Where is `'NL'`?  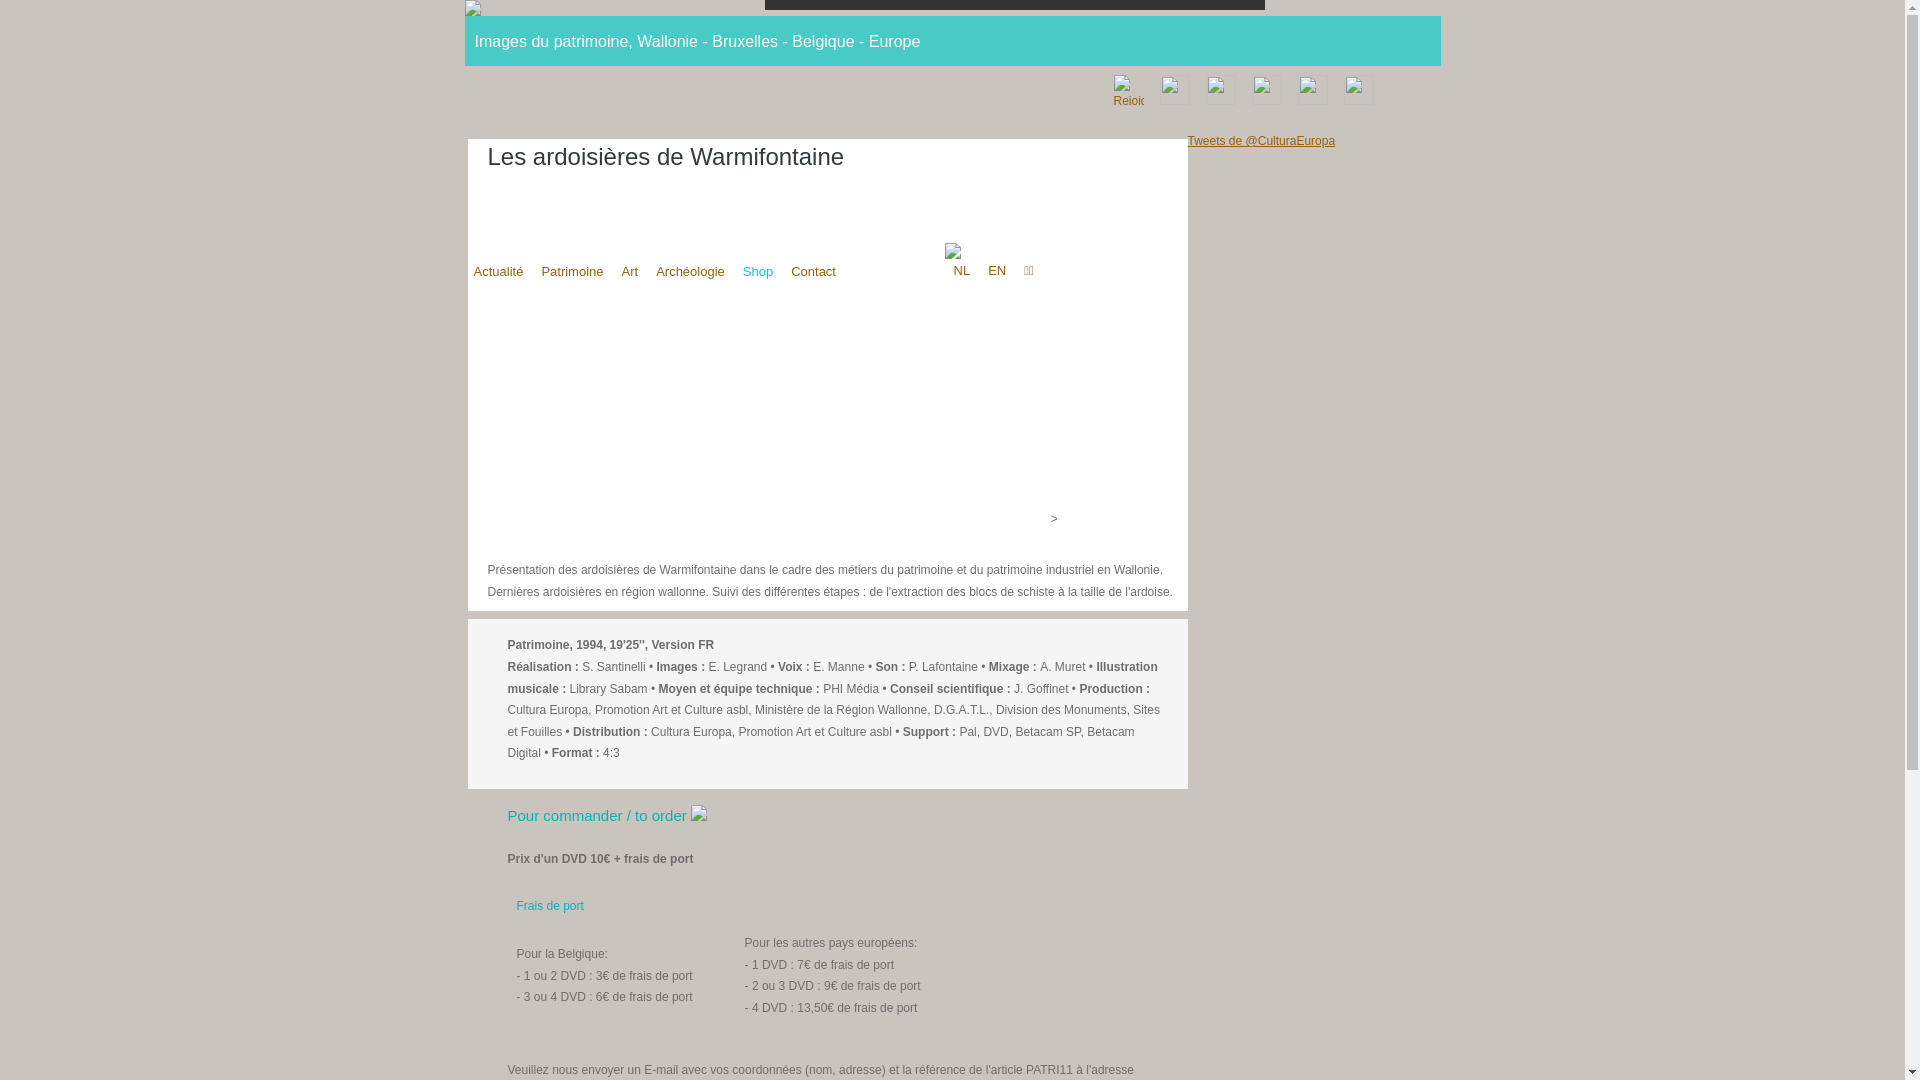 'NL' is located at coordinates (961, 270).